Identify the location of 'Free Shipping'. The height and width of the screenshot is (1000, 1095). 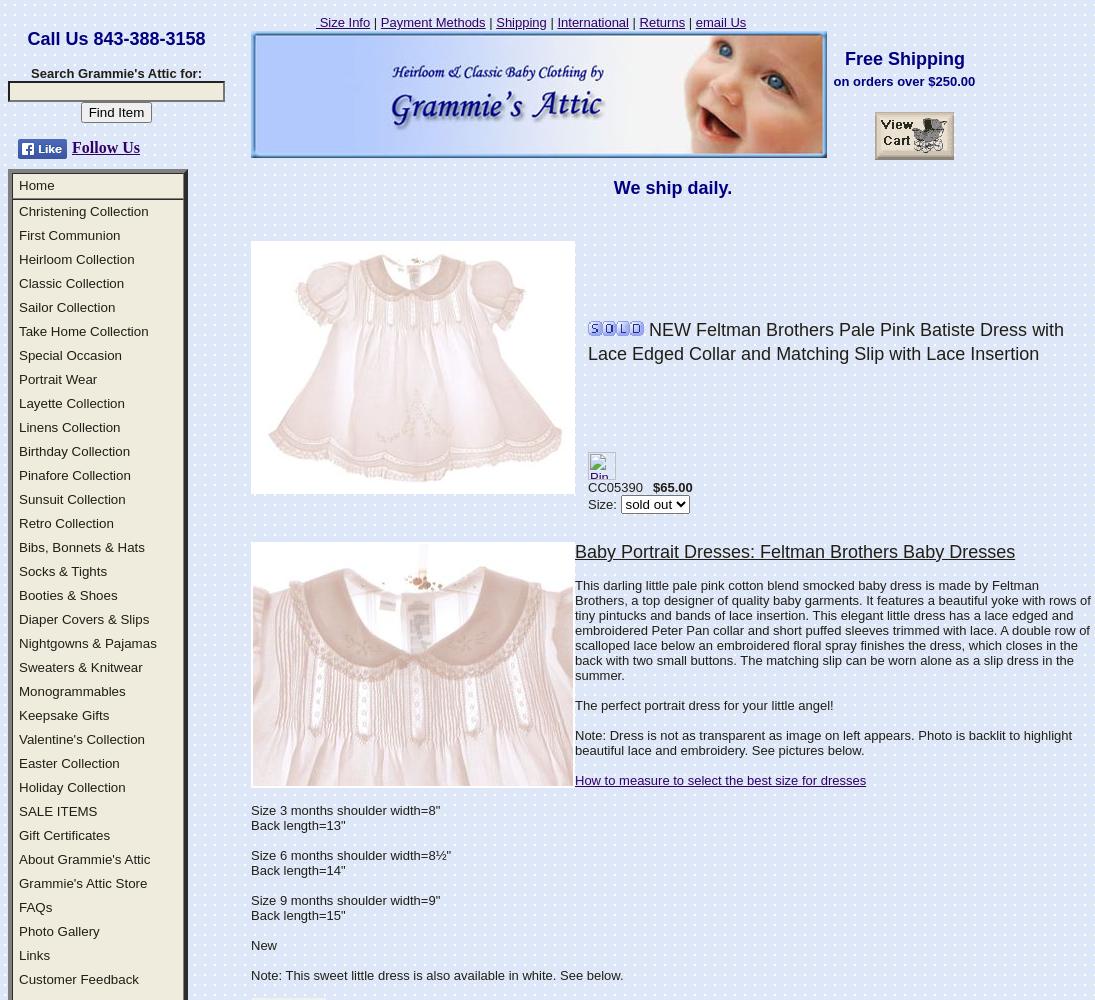
(896, 59).